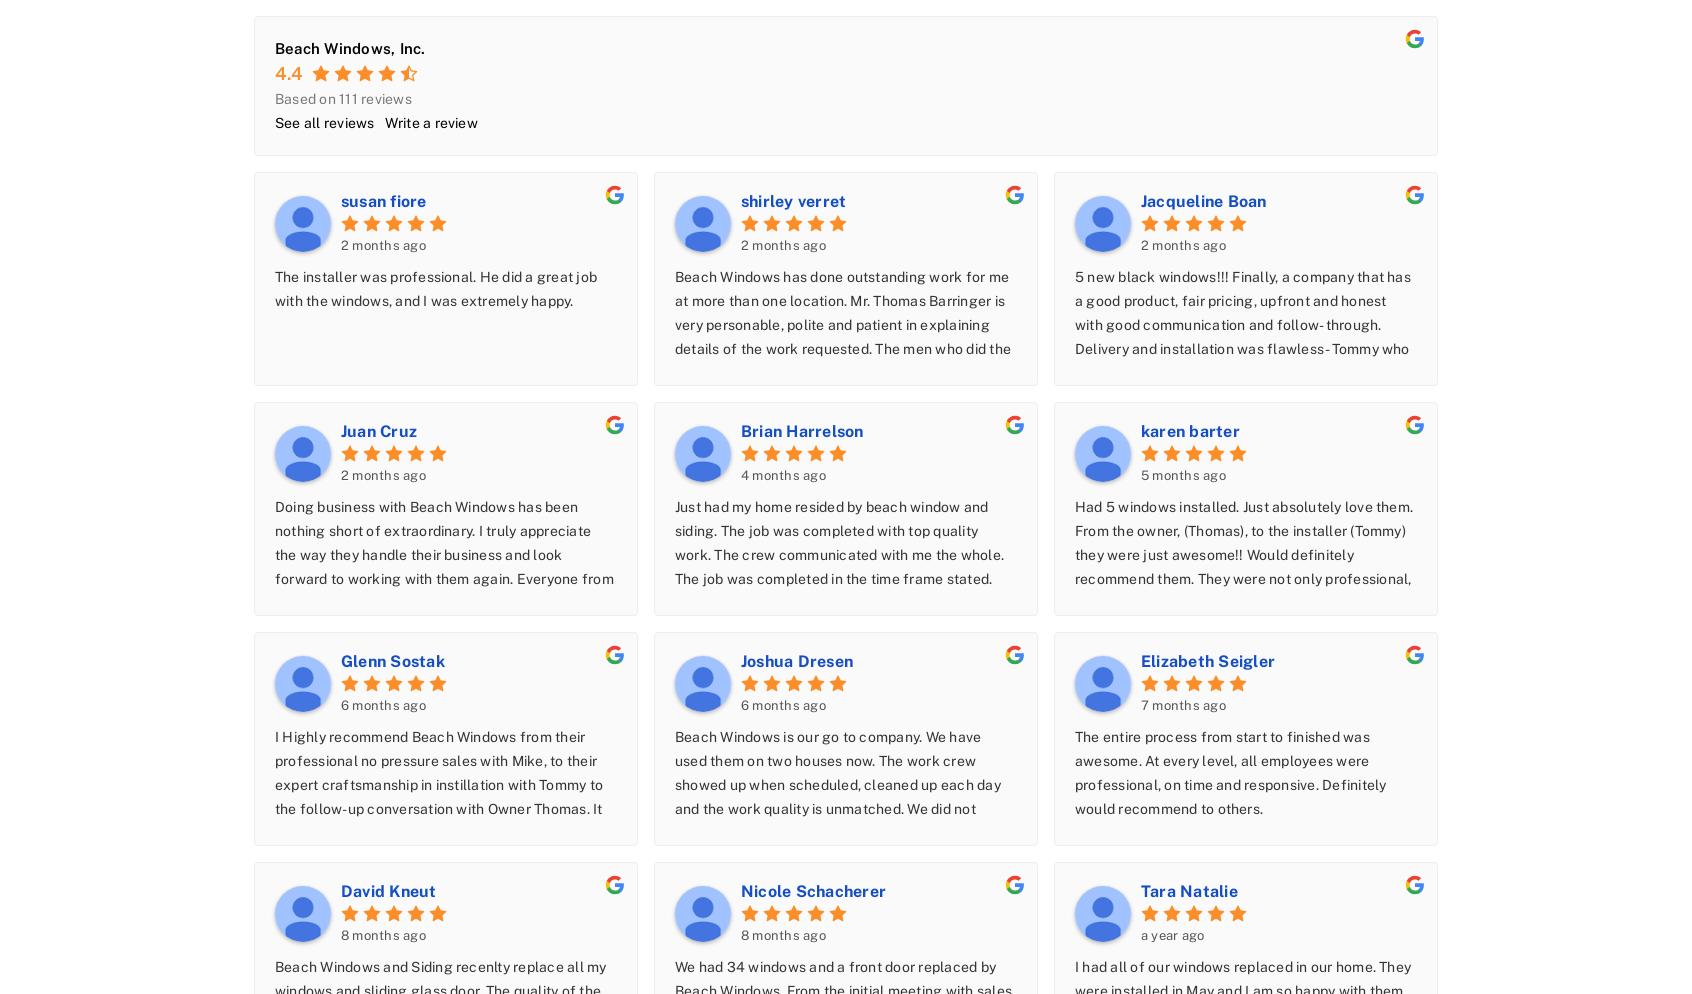 This screenshot has width=1692, height=994. I want to click on 'David Kneut', so click(388, 889).